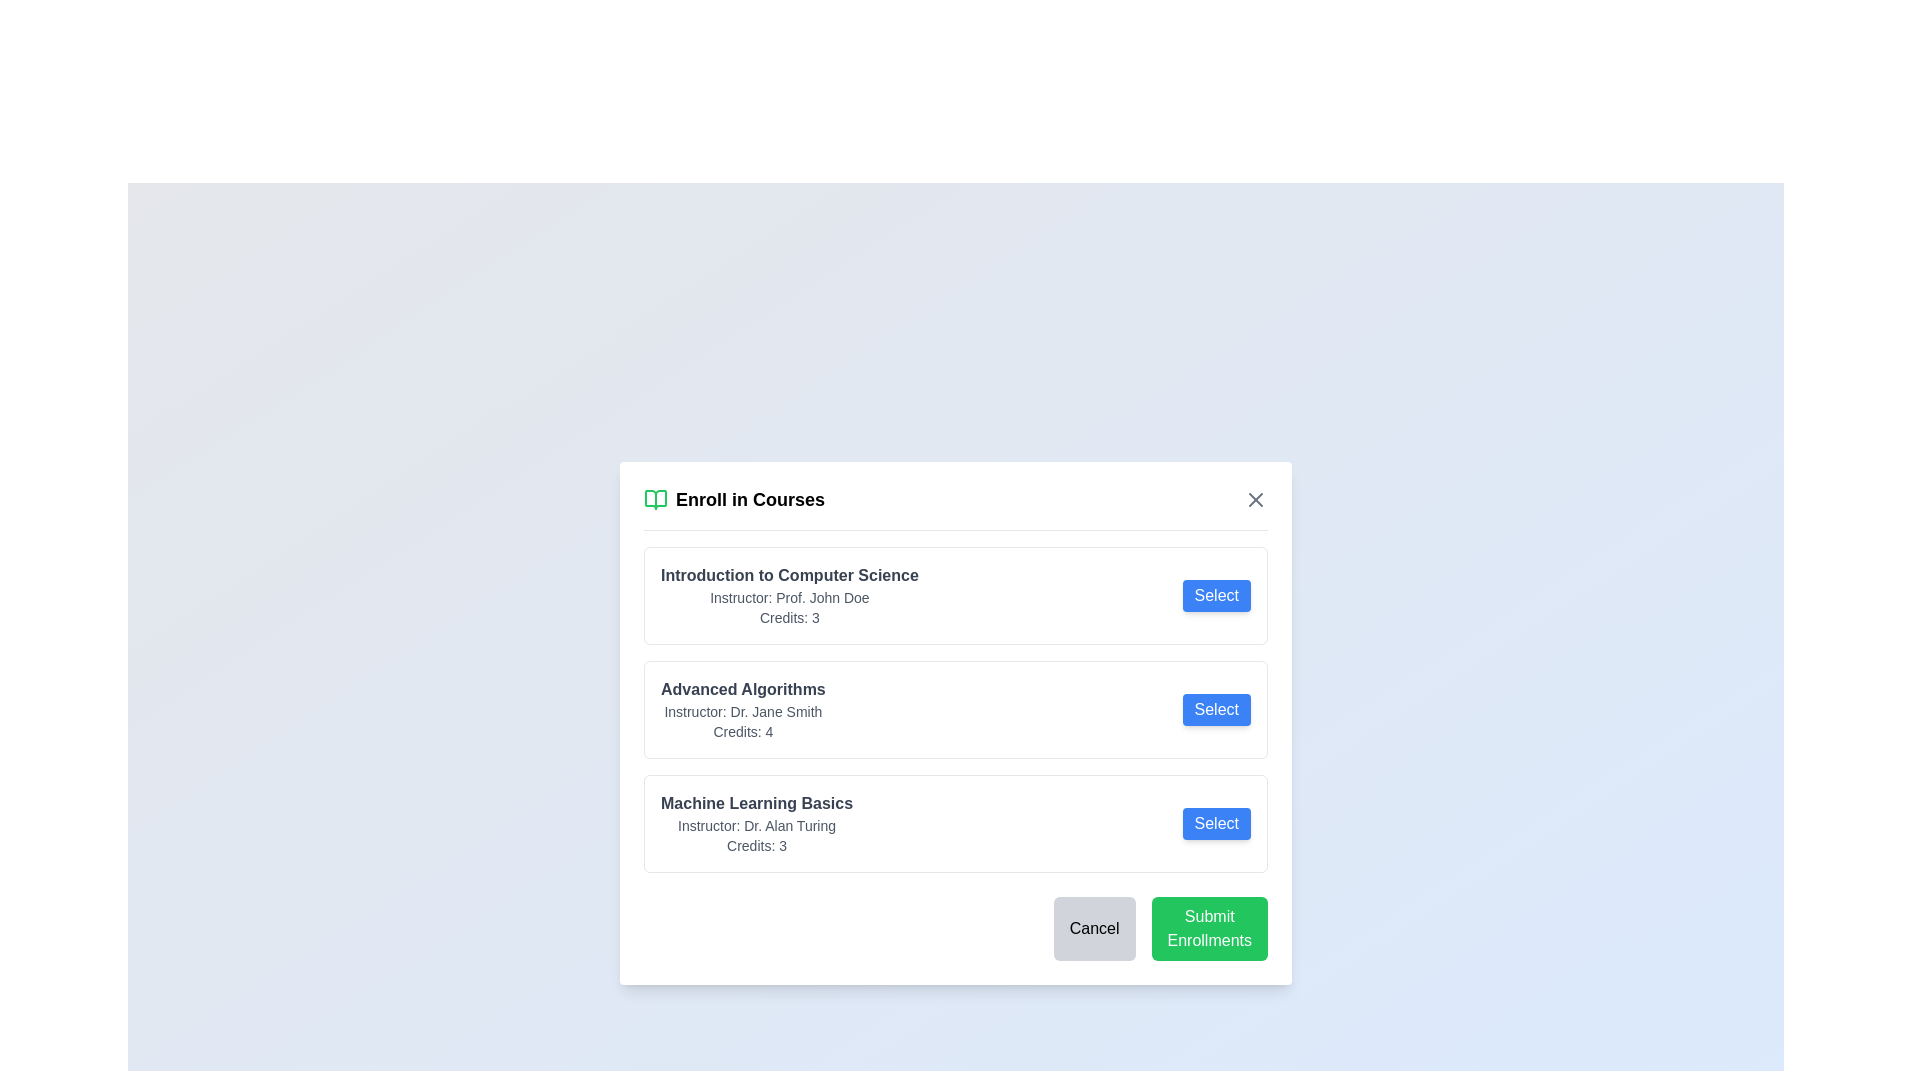 This screenshot has height=1080, width=1920. What do you see at coordinates (742, 731) in the screenshot?
I see `text label displaying 'Credits: 4', which is a small gray font positioned below 'Instructor: Dr. Jane Smith' in the course entry for 'Advanced Algorithms'` at bounding box center [742, 731].